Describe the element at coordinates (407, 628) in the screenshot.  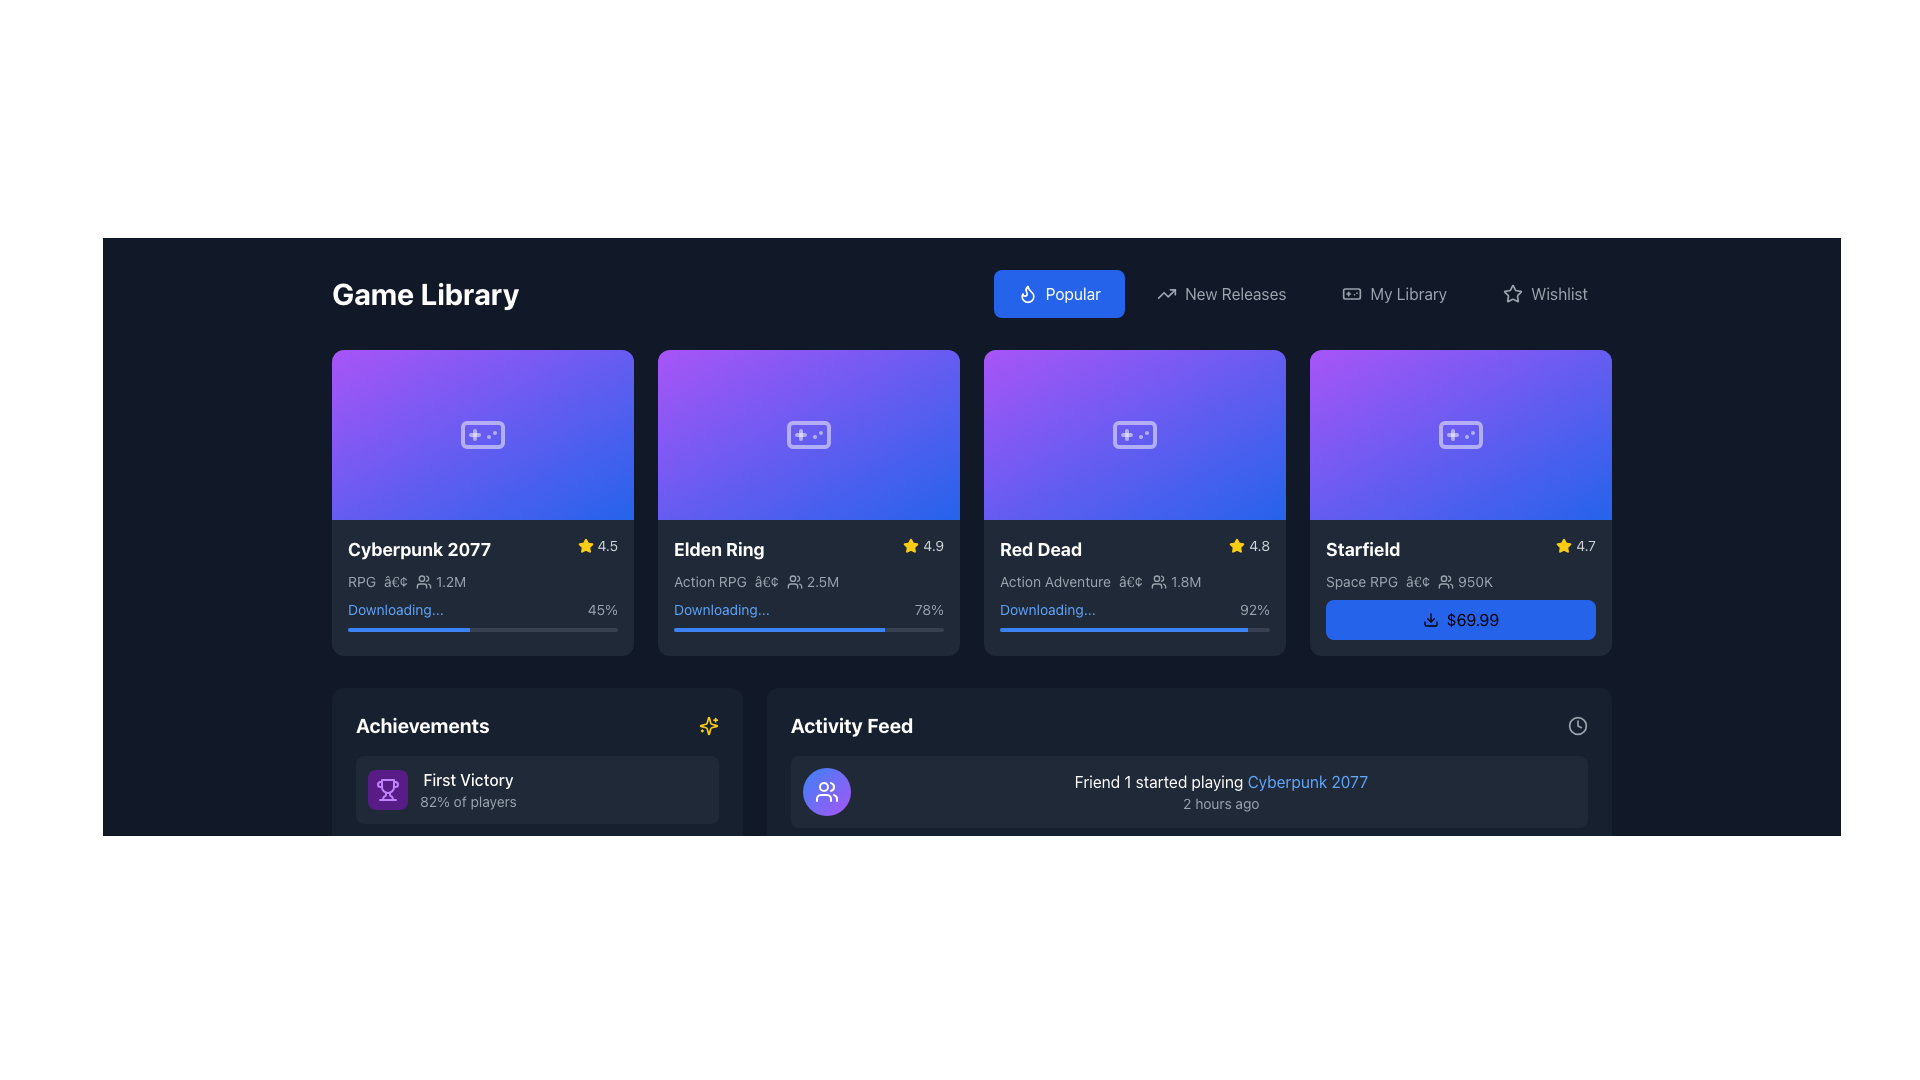
I see `the progress bar segment indicating 45% completion of the download for 'Cyberpunk 2077'` at that location.